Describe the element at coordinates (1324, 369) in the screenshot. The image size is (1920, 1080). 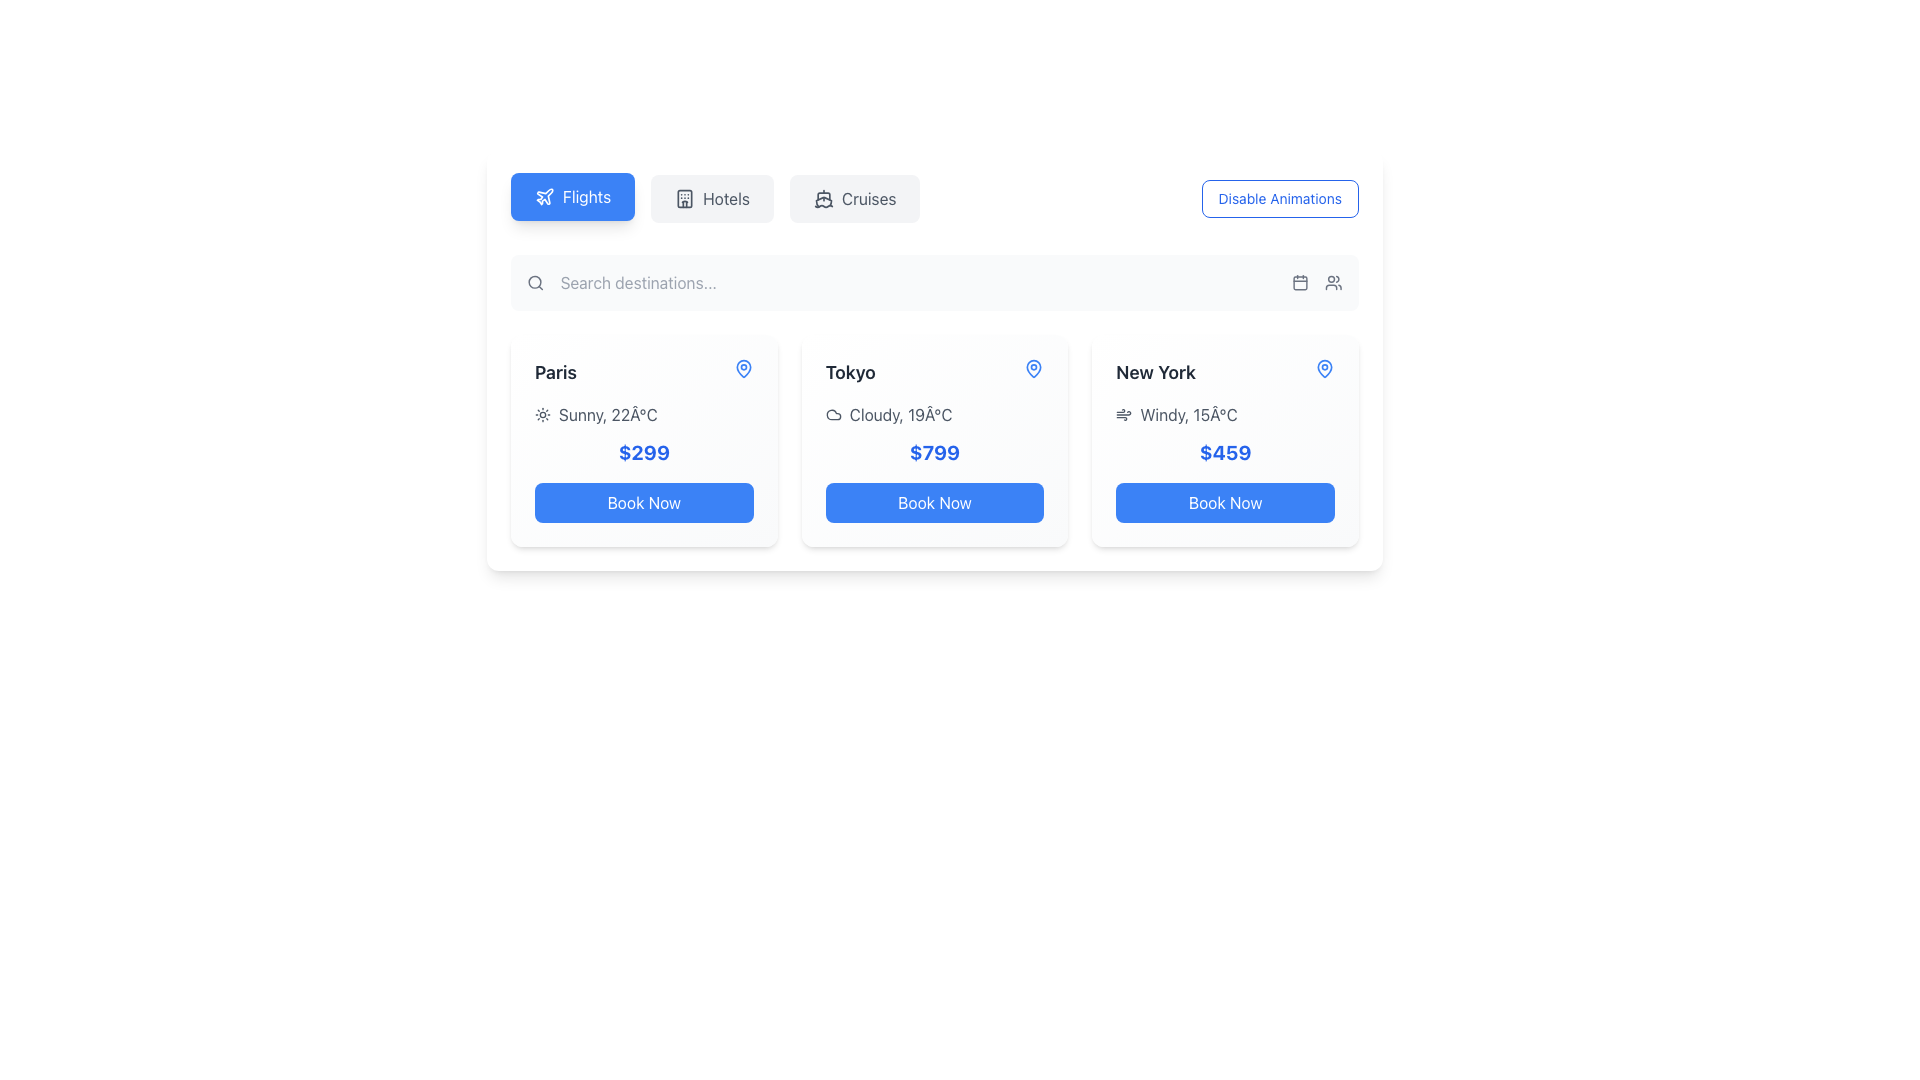
I see `the blue map pin icon located in the upper-right corner of the New York information card, positioned to the right of the headline 'New York' and slightly above the weather details` at that location.